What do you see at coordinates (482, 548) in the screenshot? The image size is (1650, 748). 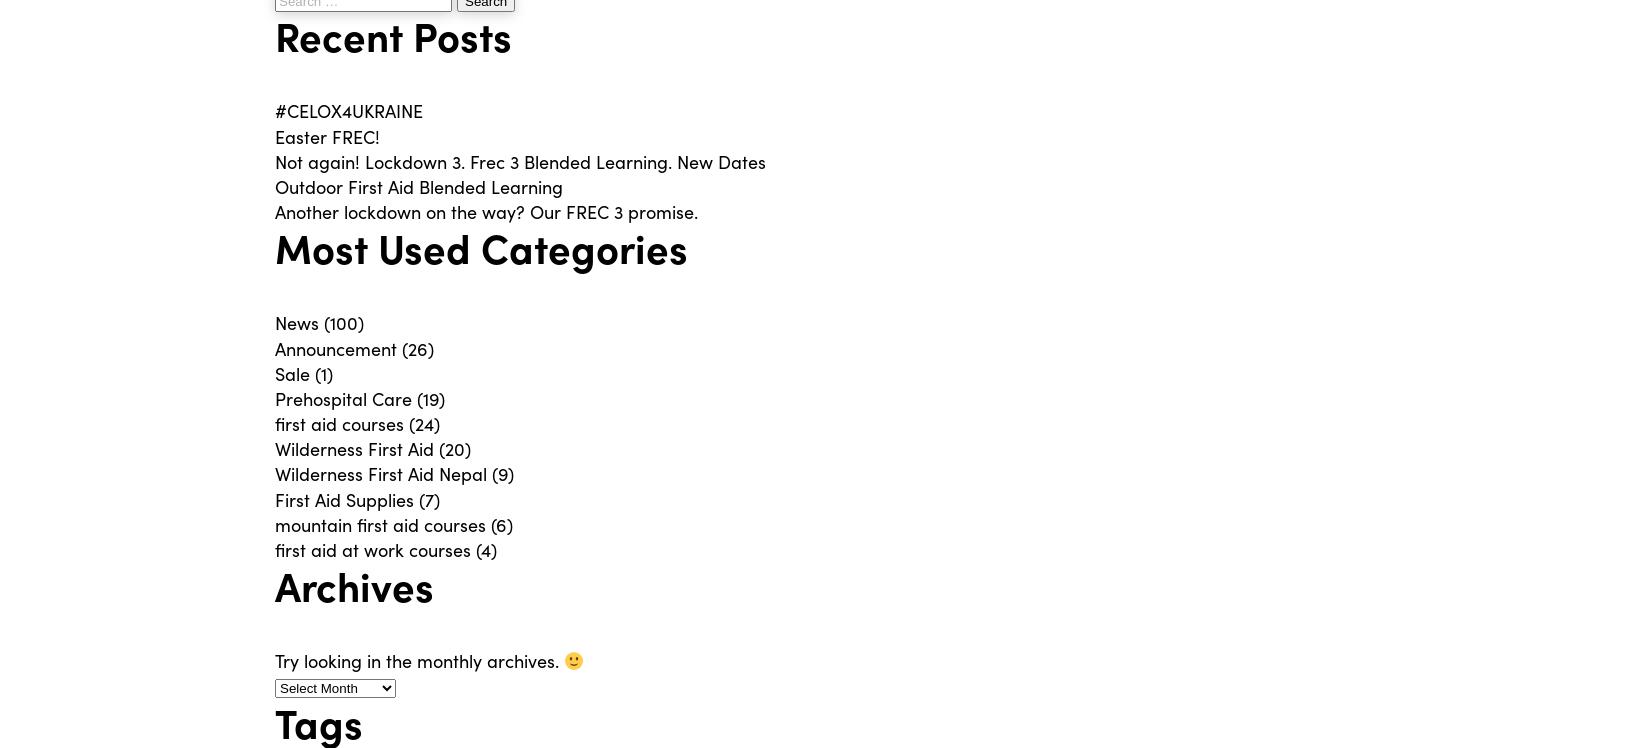 I see `'(4)'` at bounding box center [482, 548].